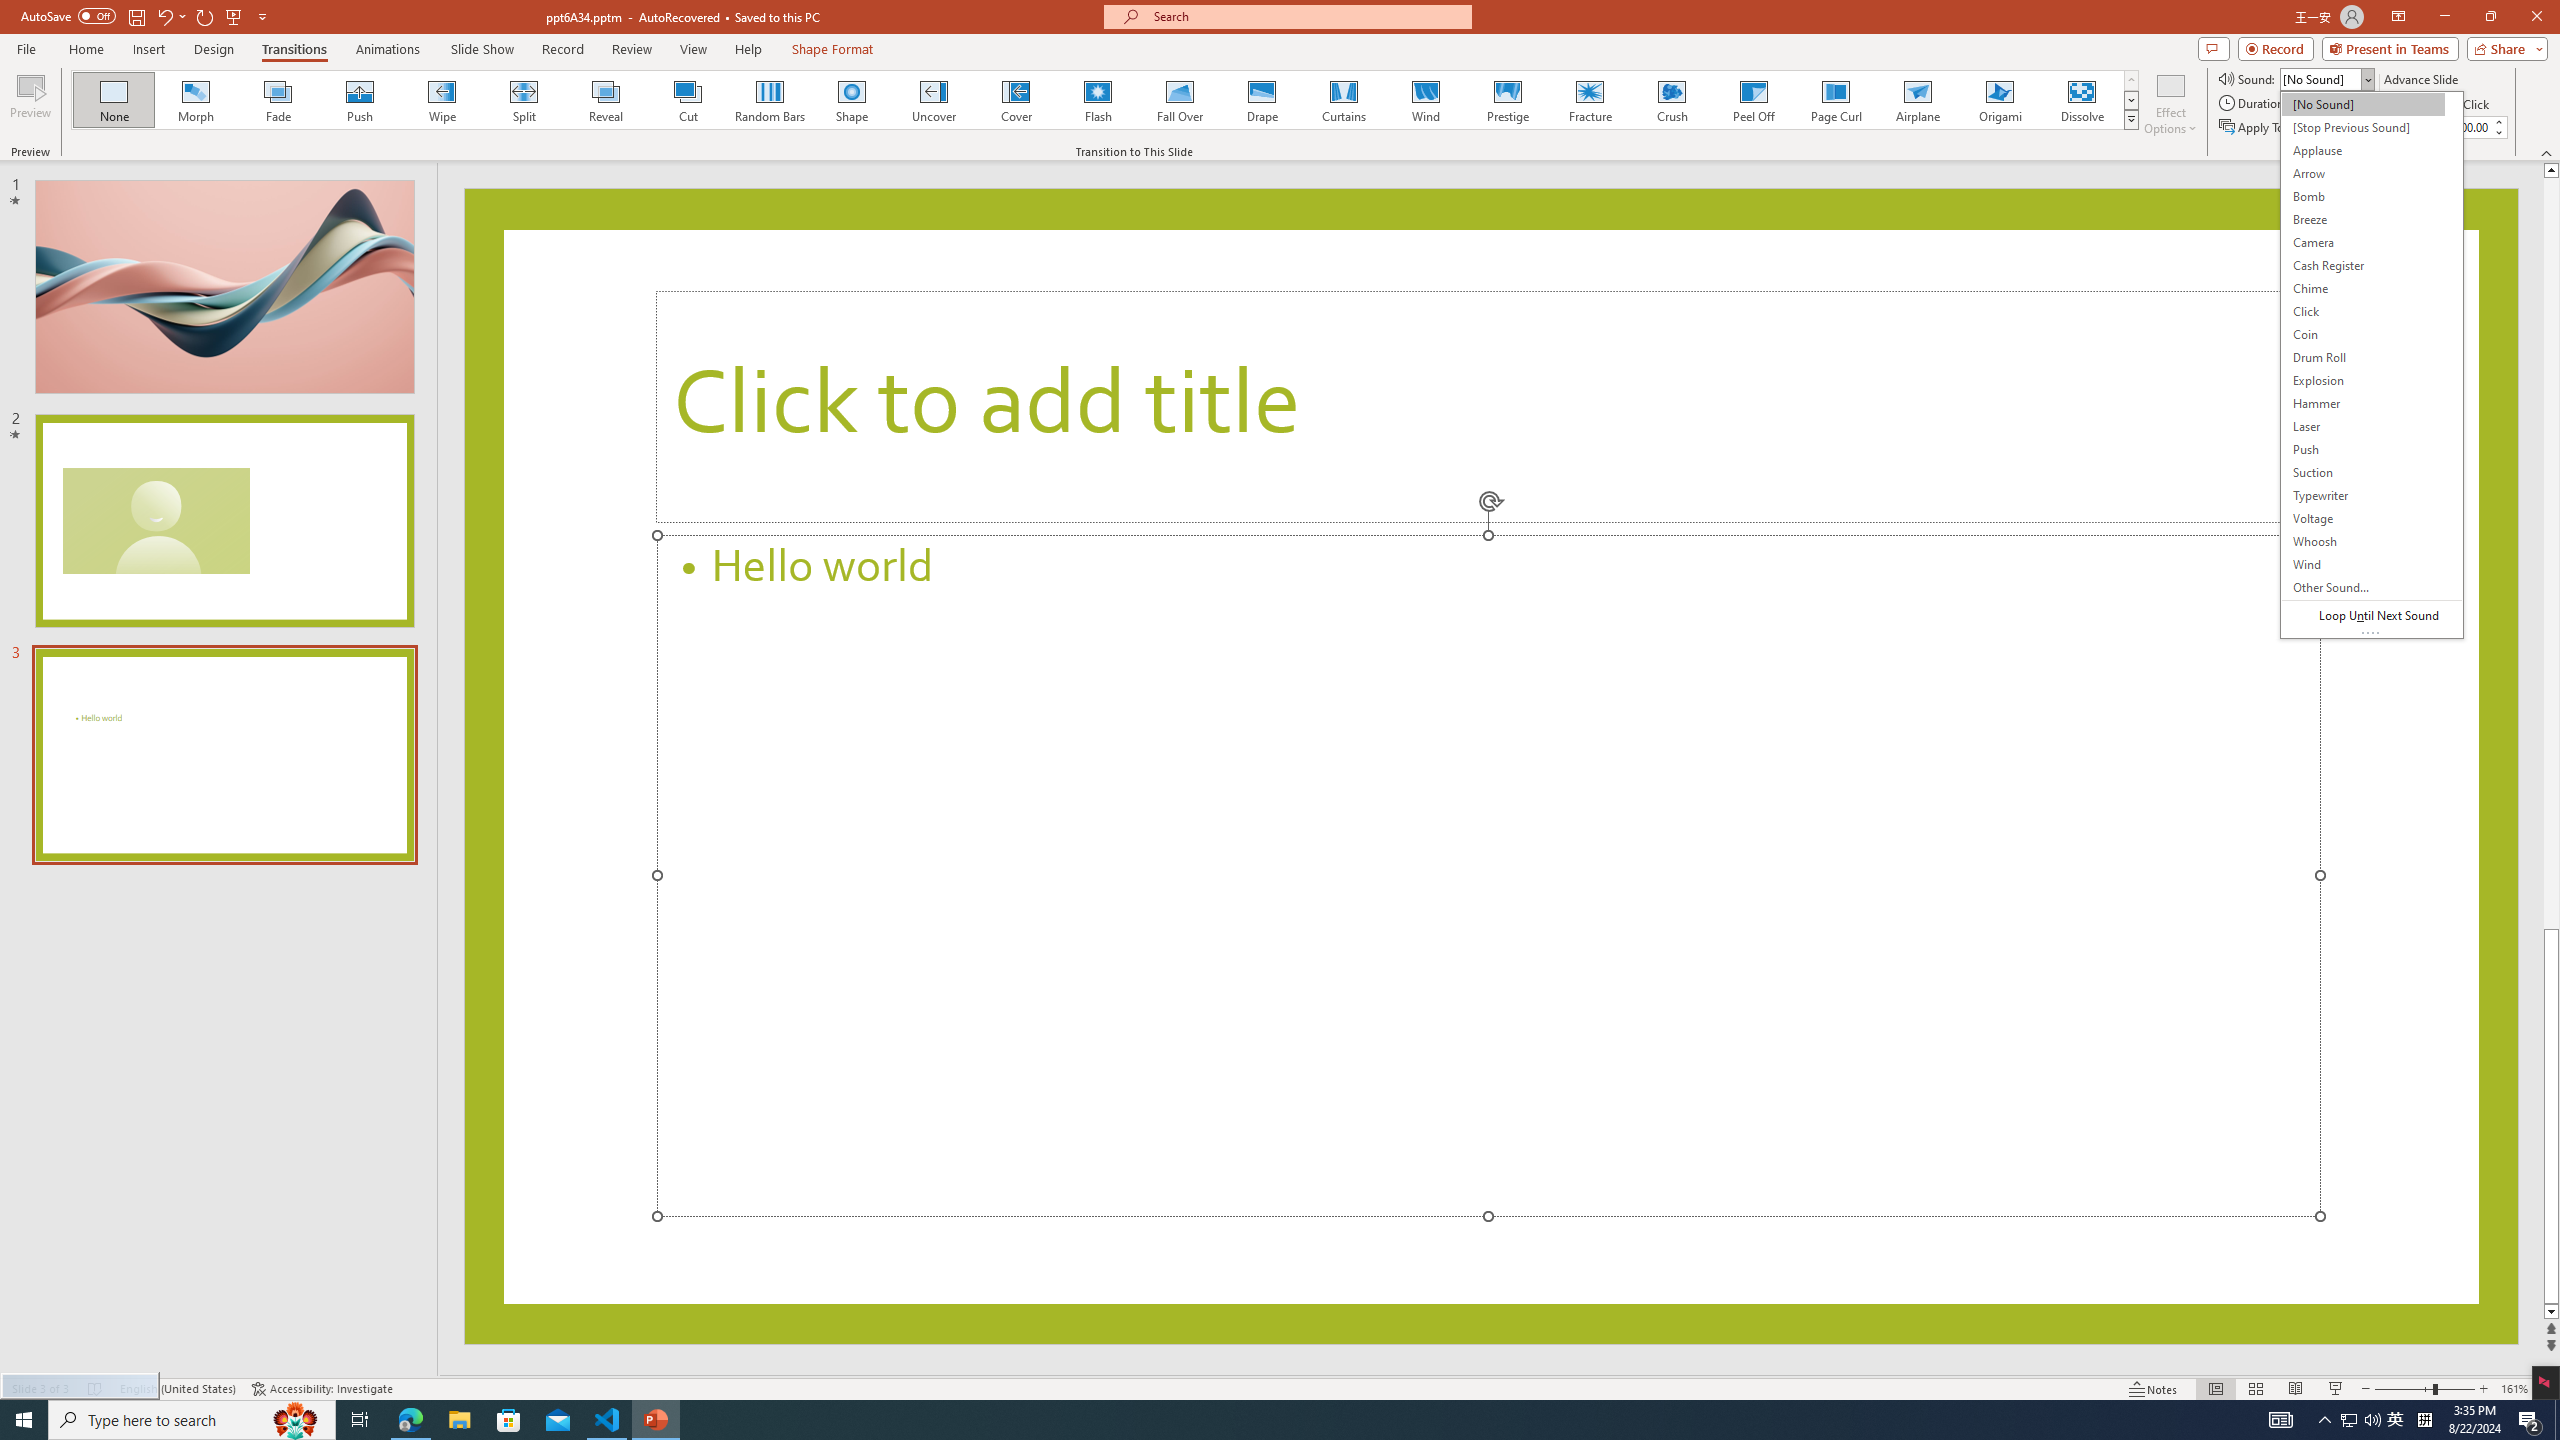 The width and height of the screenshot is (2560, 1440). I want to click on 'Prestige', so click(1507, 99).